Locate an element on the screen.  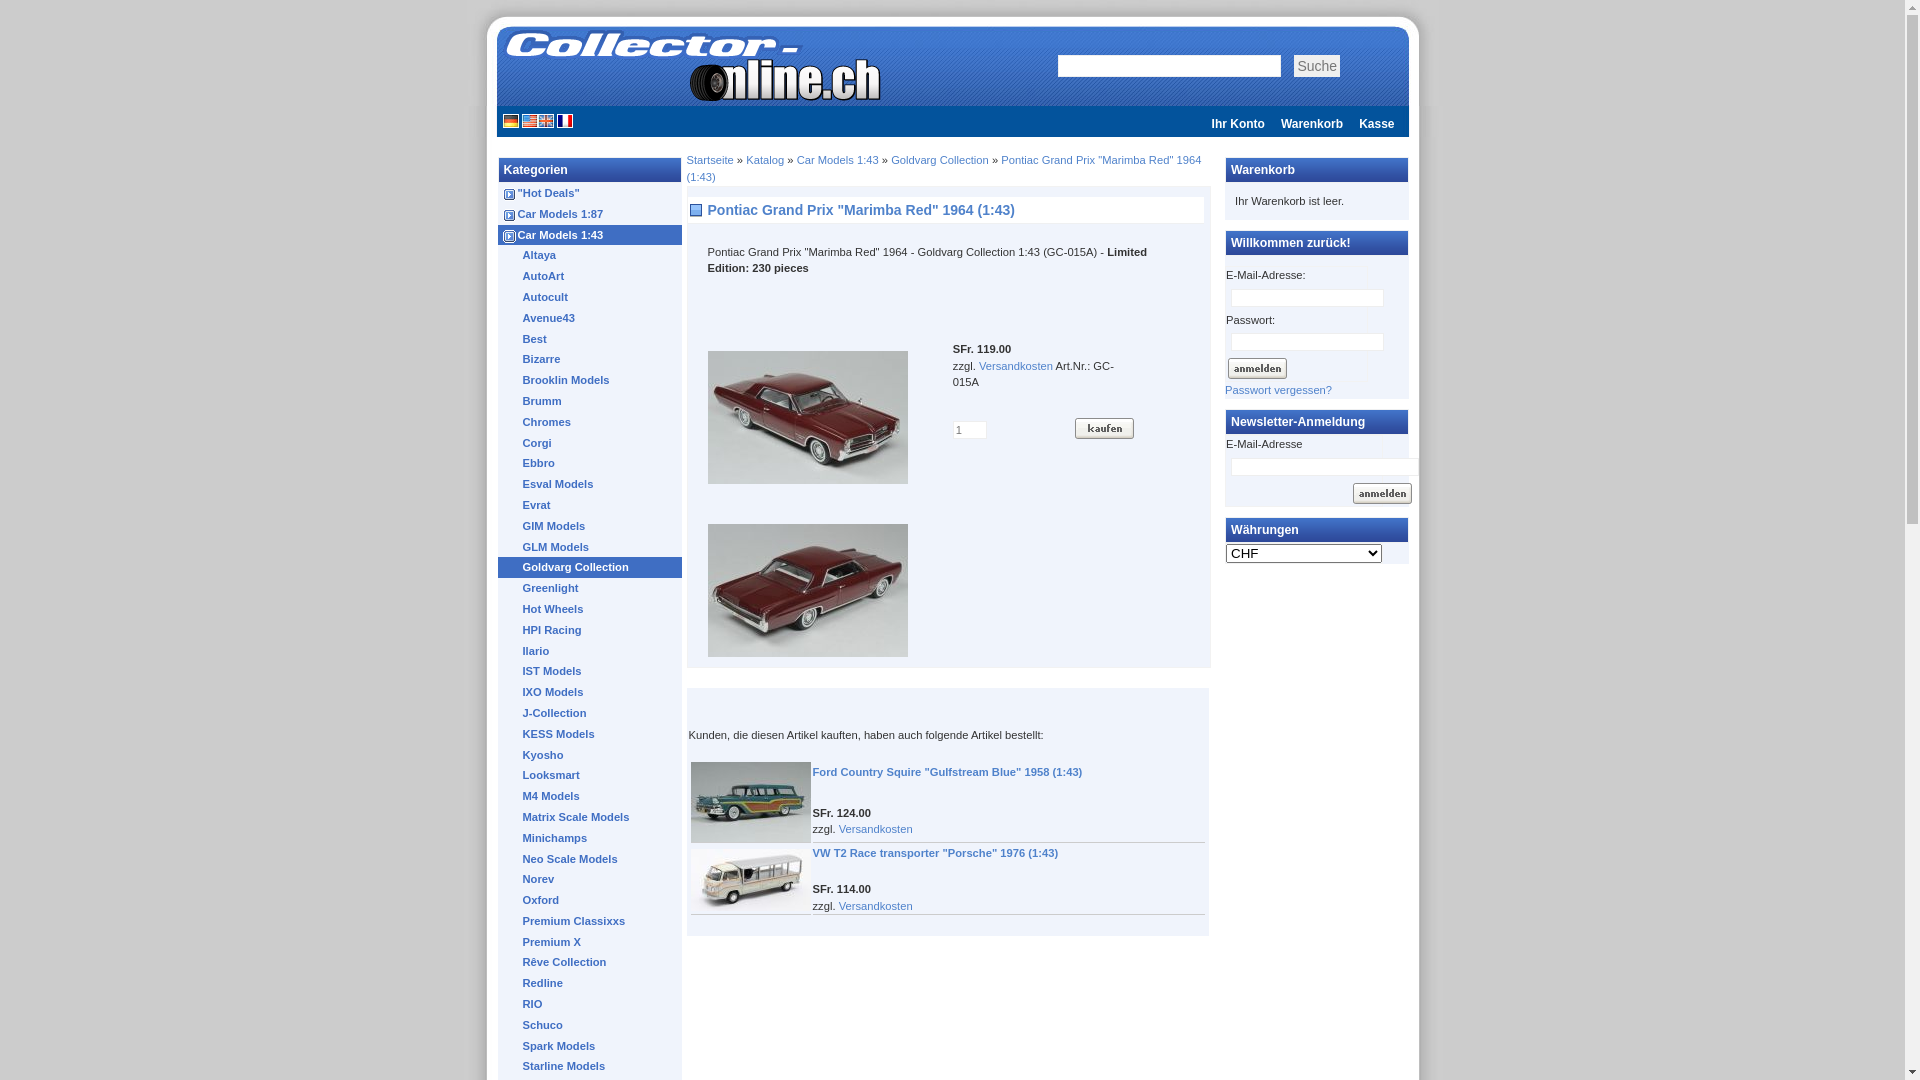
'VW T2 Race transporter "Porsche" 1976 (1:43)' is located at coordinates (934, 852).